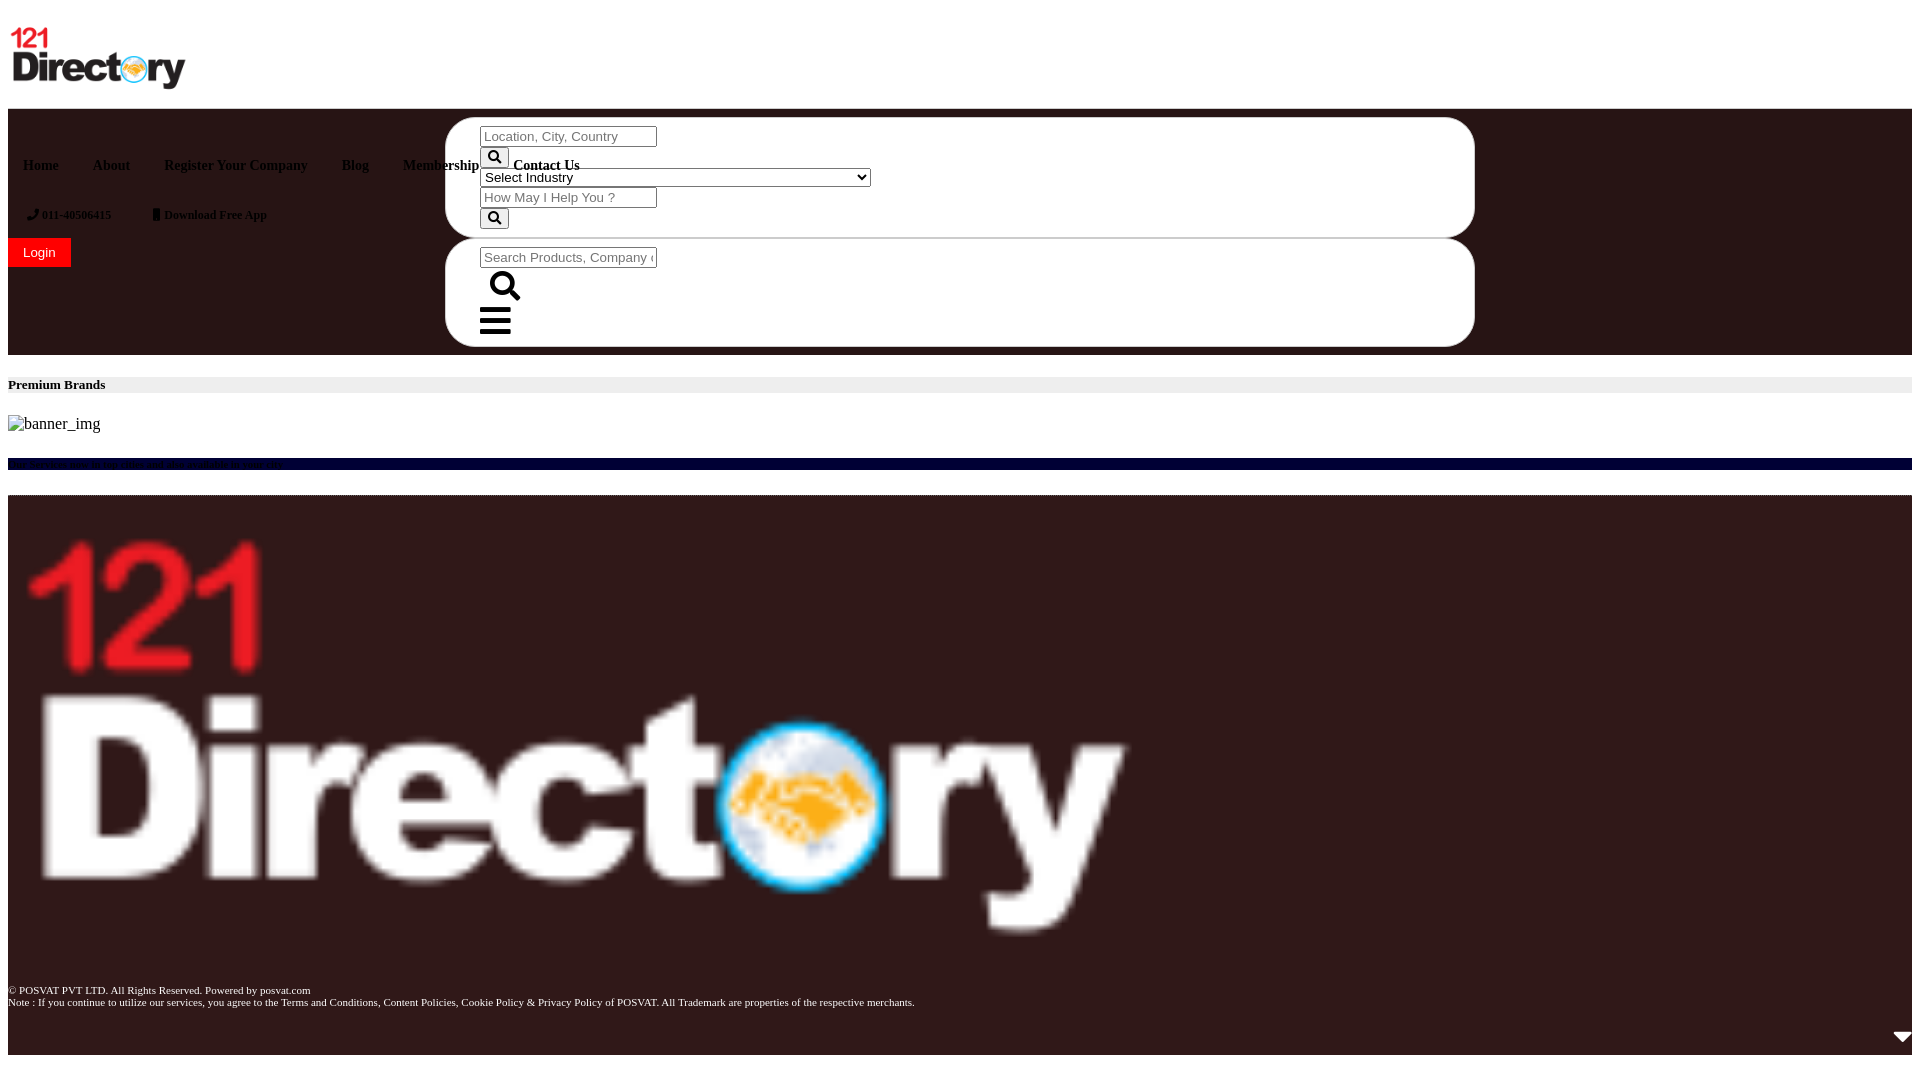 Image resolution: width=1920 pixels, height=1080 pixels. I want to click on 'Membership', so click(393, 164).